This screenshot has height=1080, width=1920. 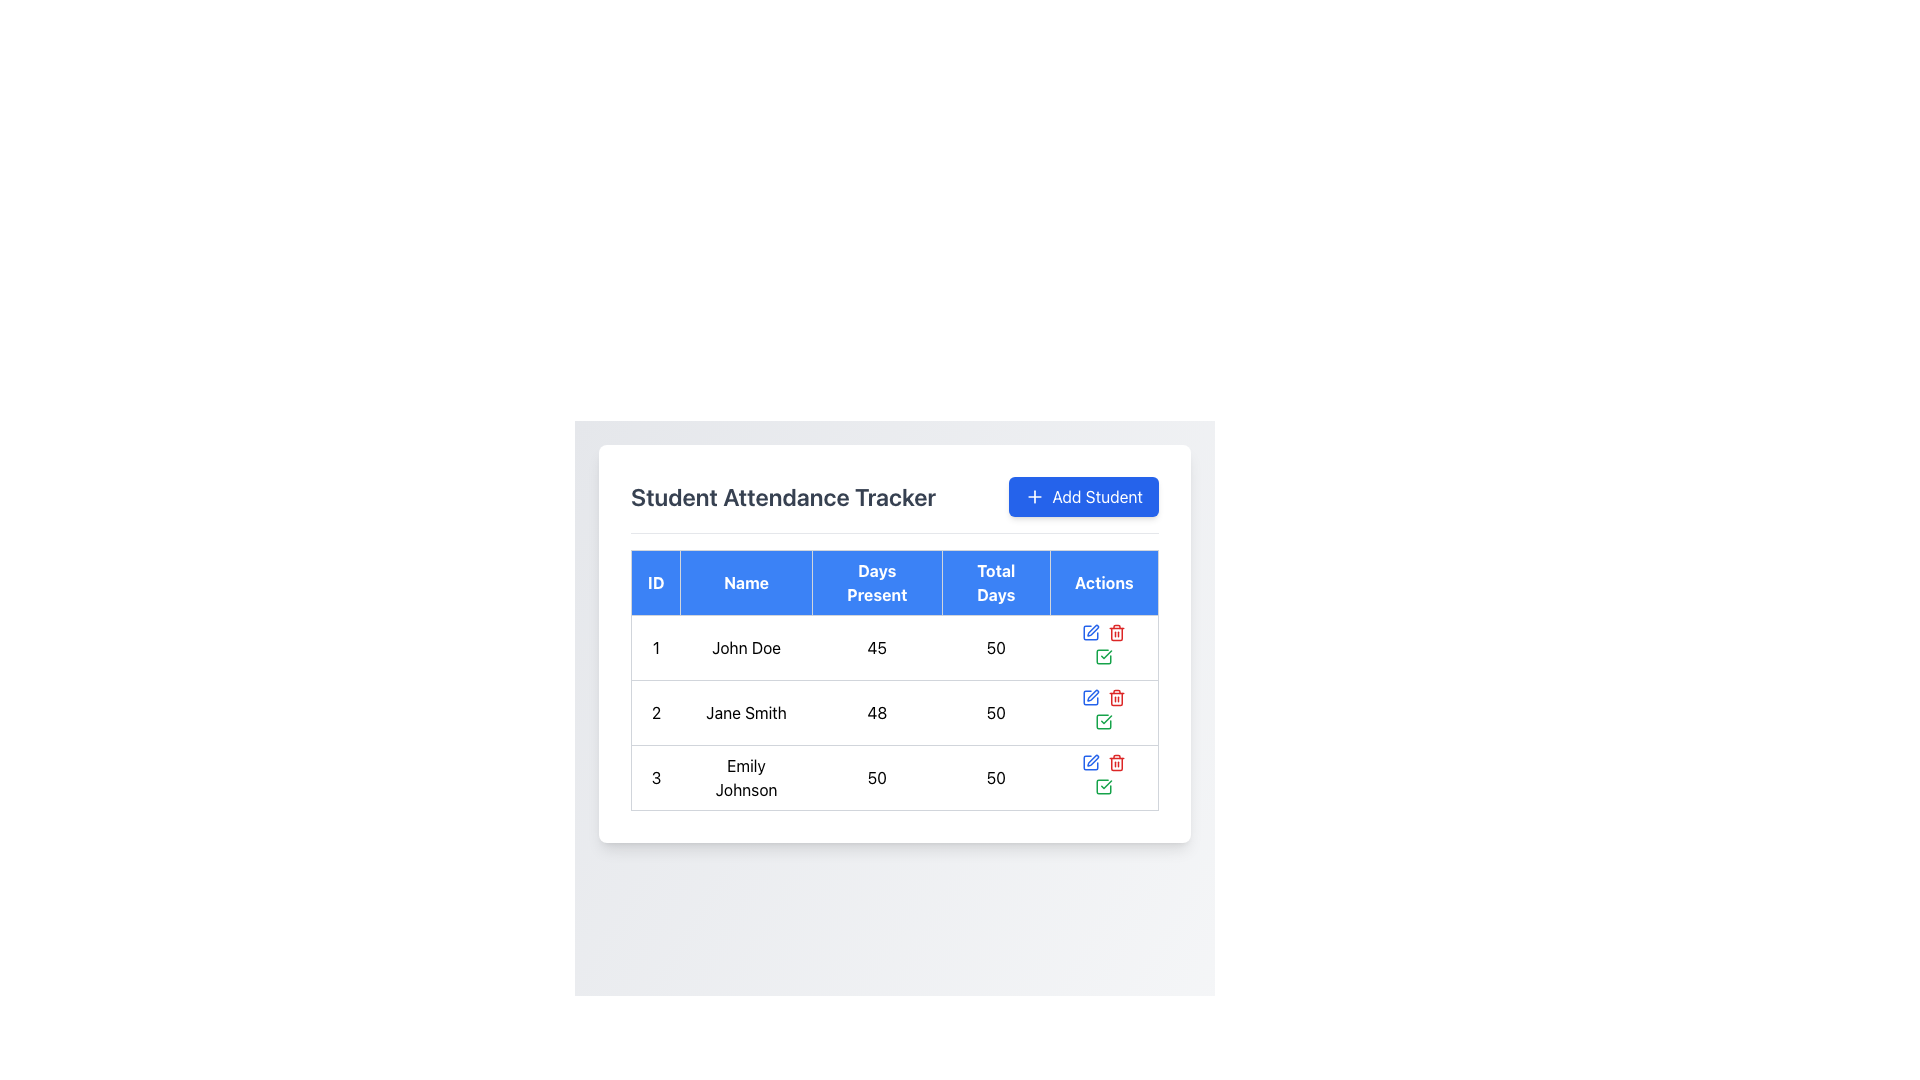 I want to click on the edit icon in the Actions column for the third row corresponding to 'Emily Johnson', so click(x=1090, y=763).